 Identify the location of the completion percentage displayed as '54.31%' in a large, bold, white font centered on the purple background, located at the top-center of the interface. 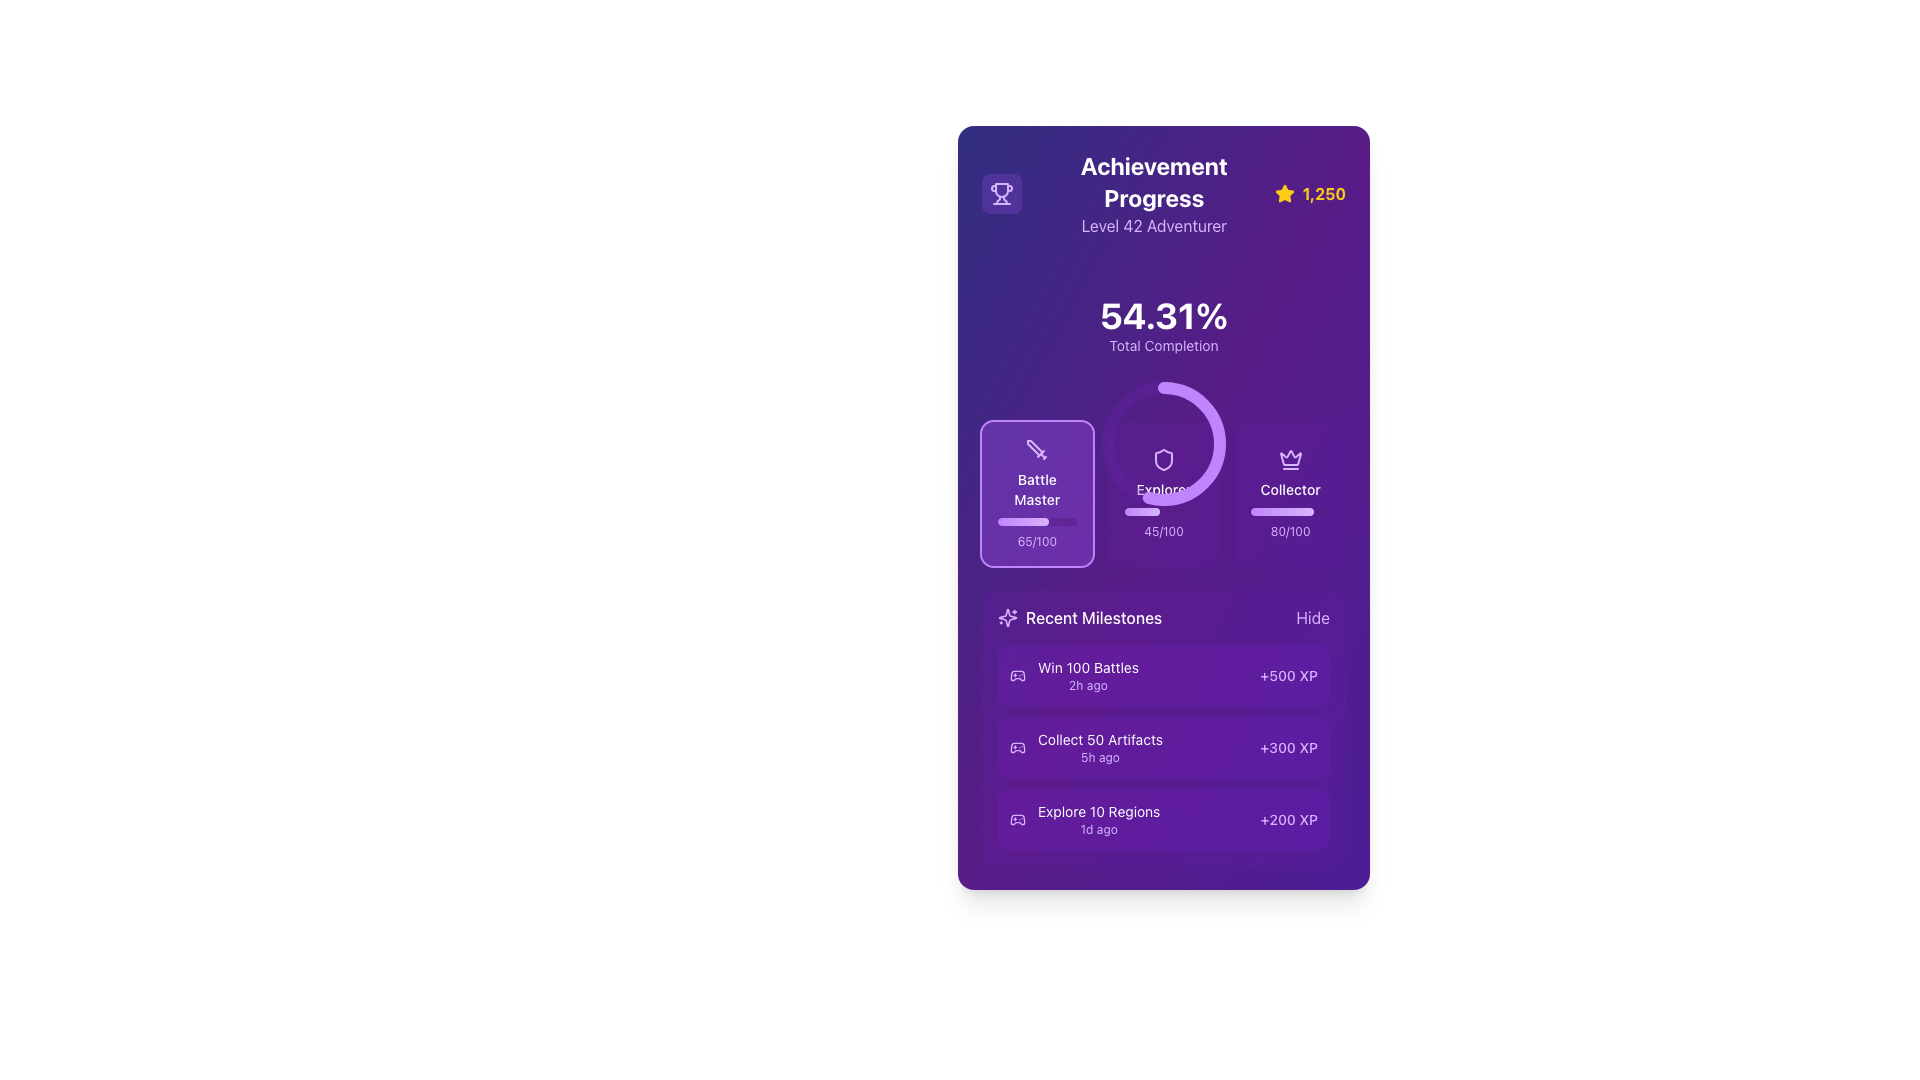
(1163, 315).